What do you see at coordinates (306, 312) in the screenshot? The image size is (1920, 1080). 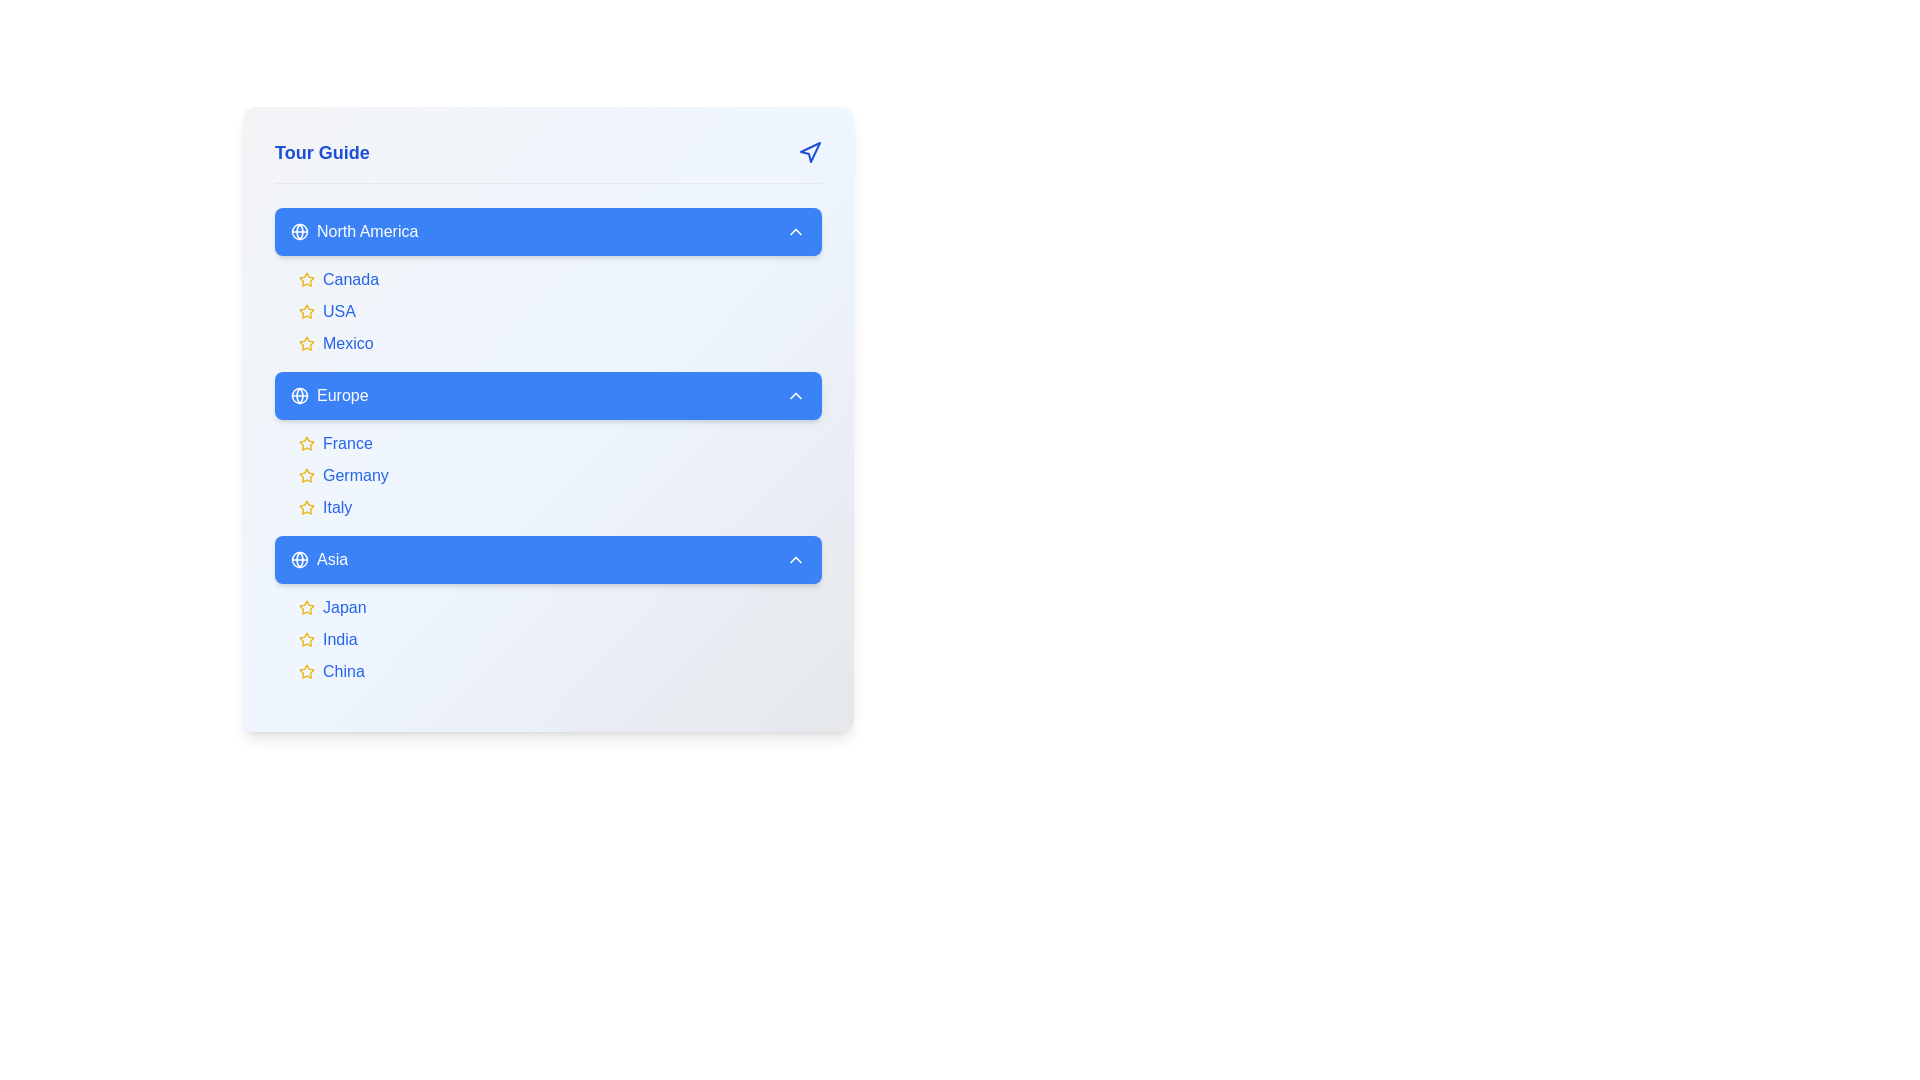 I see `the first icon representing a visual marker or rating indicator located to the left of the 'USA' text under the 'North America' section to interact with its functionality` at bounding box center [306, 312].